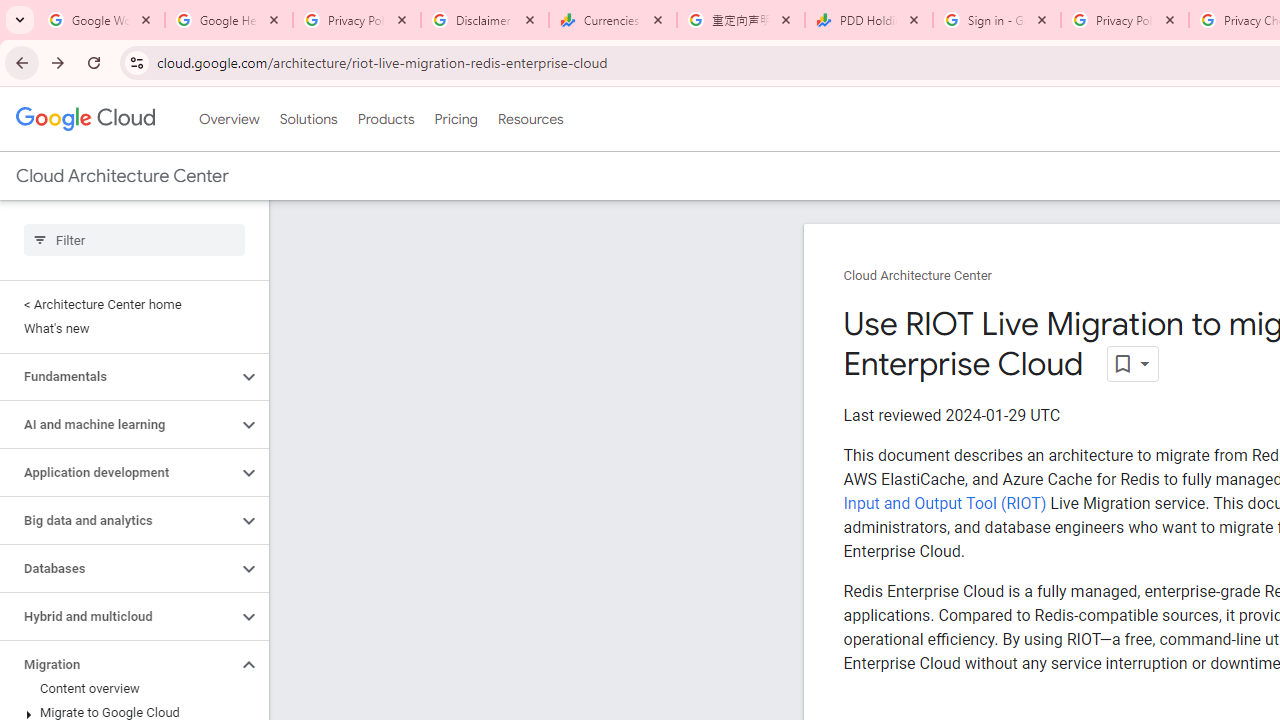 This screenshot has width=1280, height=720. Describe the element at coordinates (612, 20) in the screenshot. I see `'Currencies - Google Finance'` at that location.